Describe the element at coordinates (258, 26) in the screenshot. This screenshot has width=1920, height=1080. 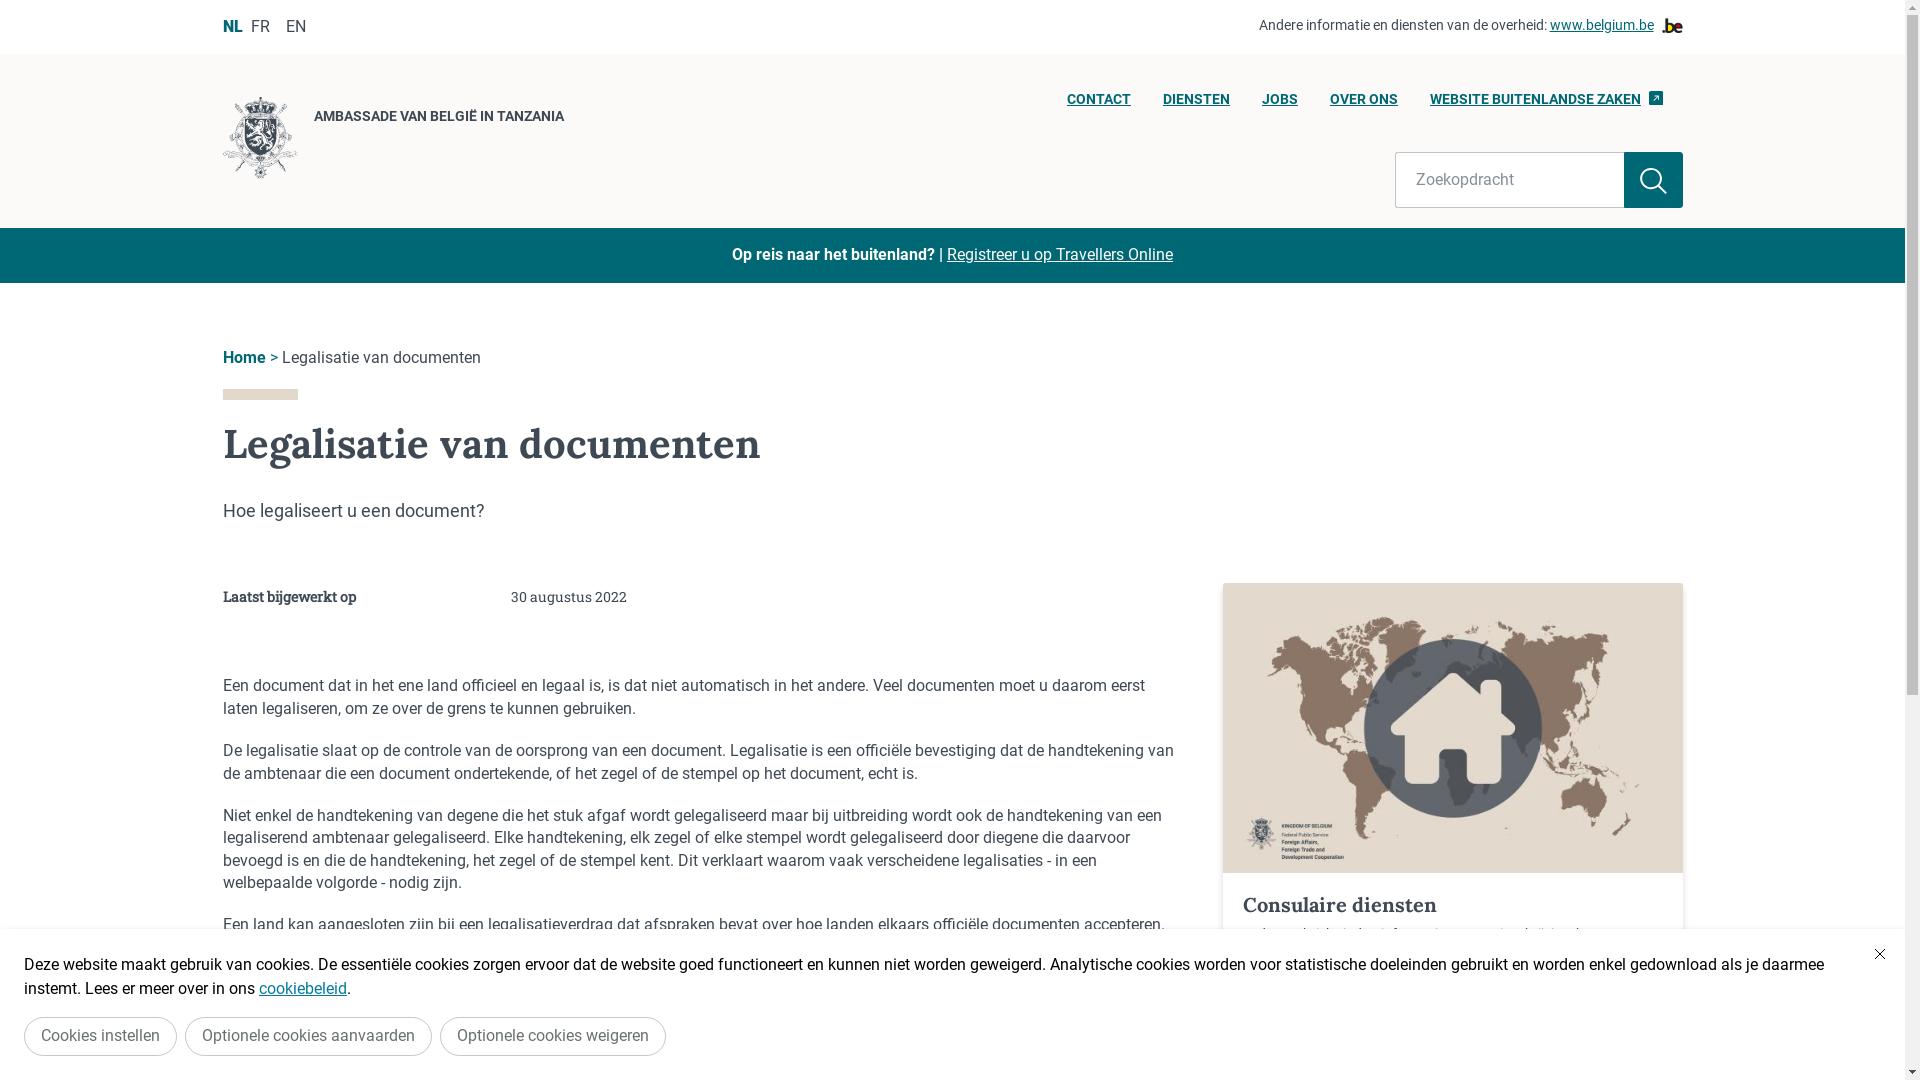
I see `'FR'` at that location.